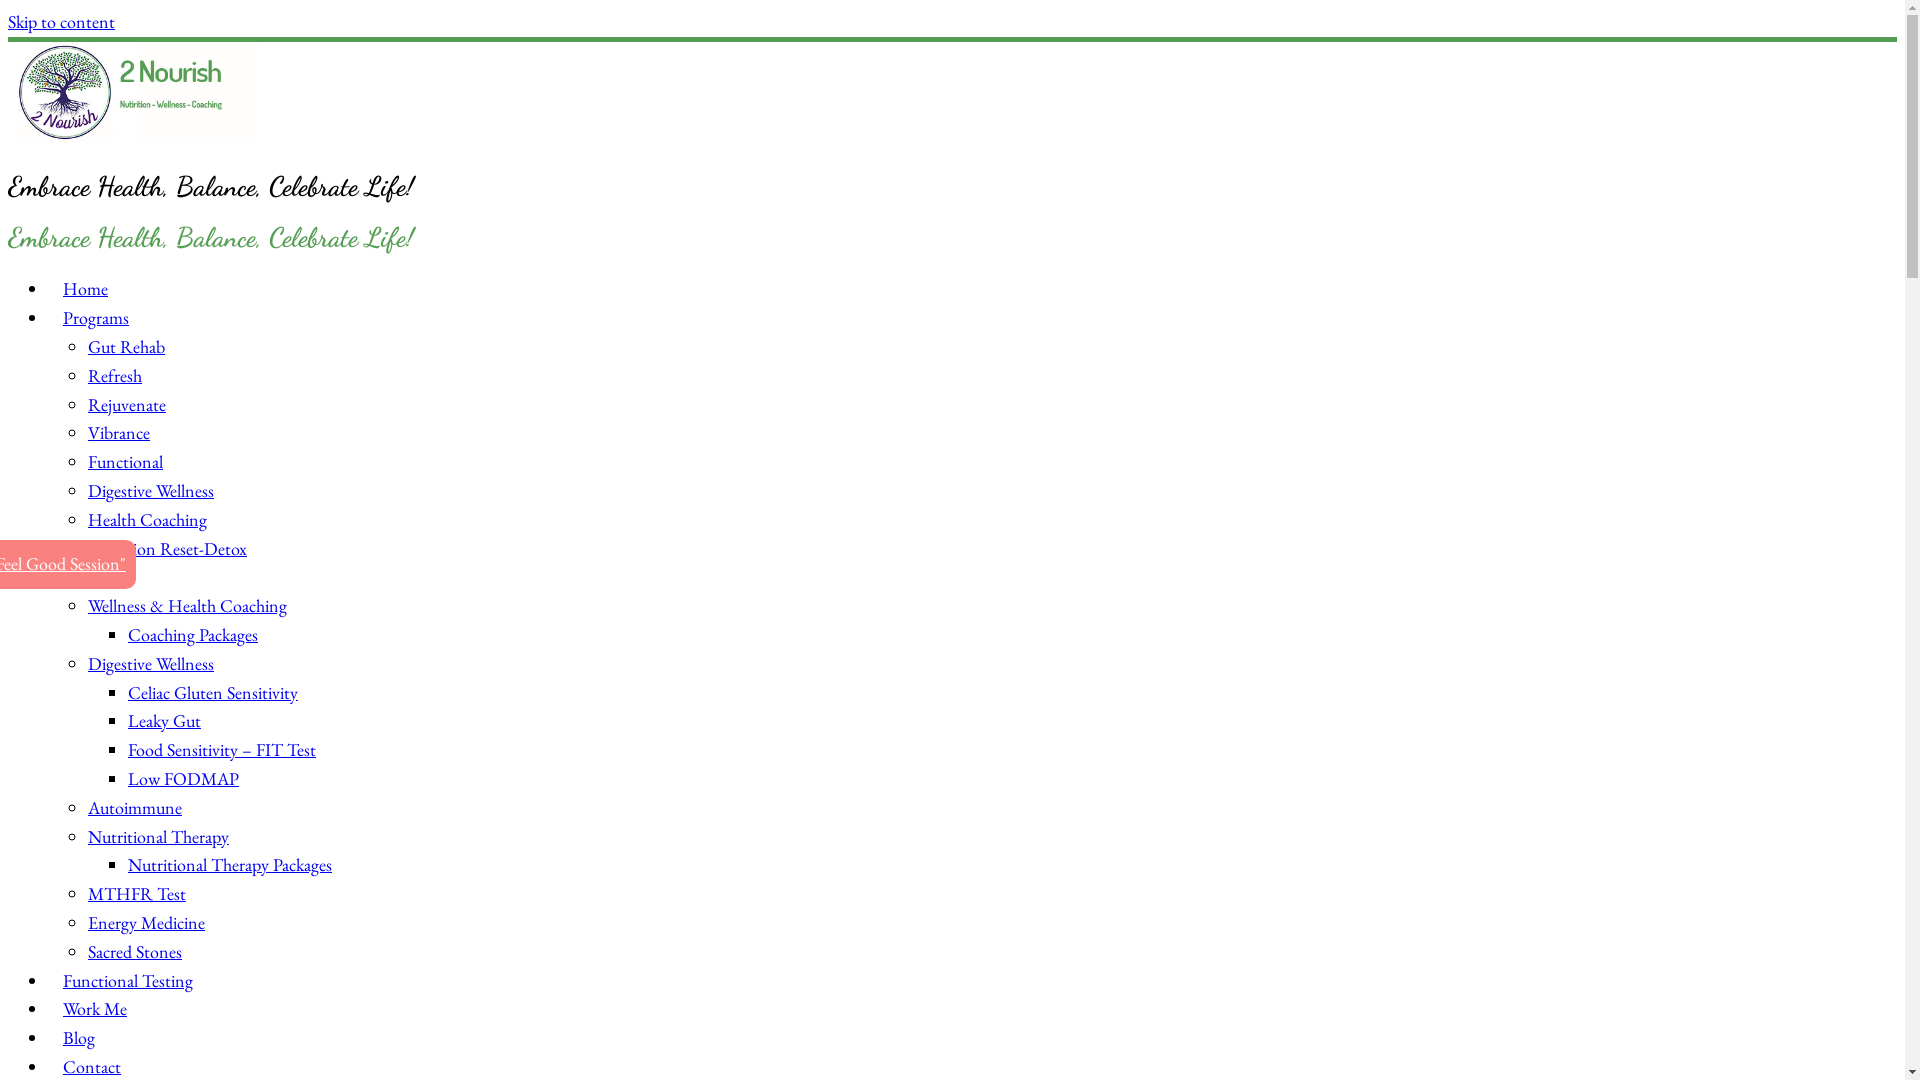 Image resolution: width=1920 pixels, height=1080 pixels. What do you see at coordinates (149, 490) in the screenshot?
I see `'Digestive Wellness'` at bounding box center [149, 490].